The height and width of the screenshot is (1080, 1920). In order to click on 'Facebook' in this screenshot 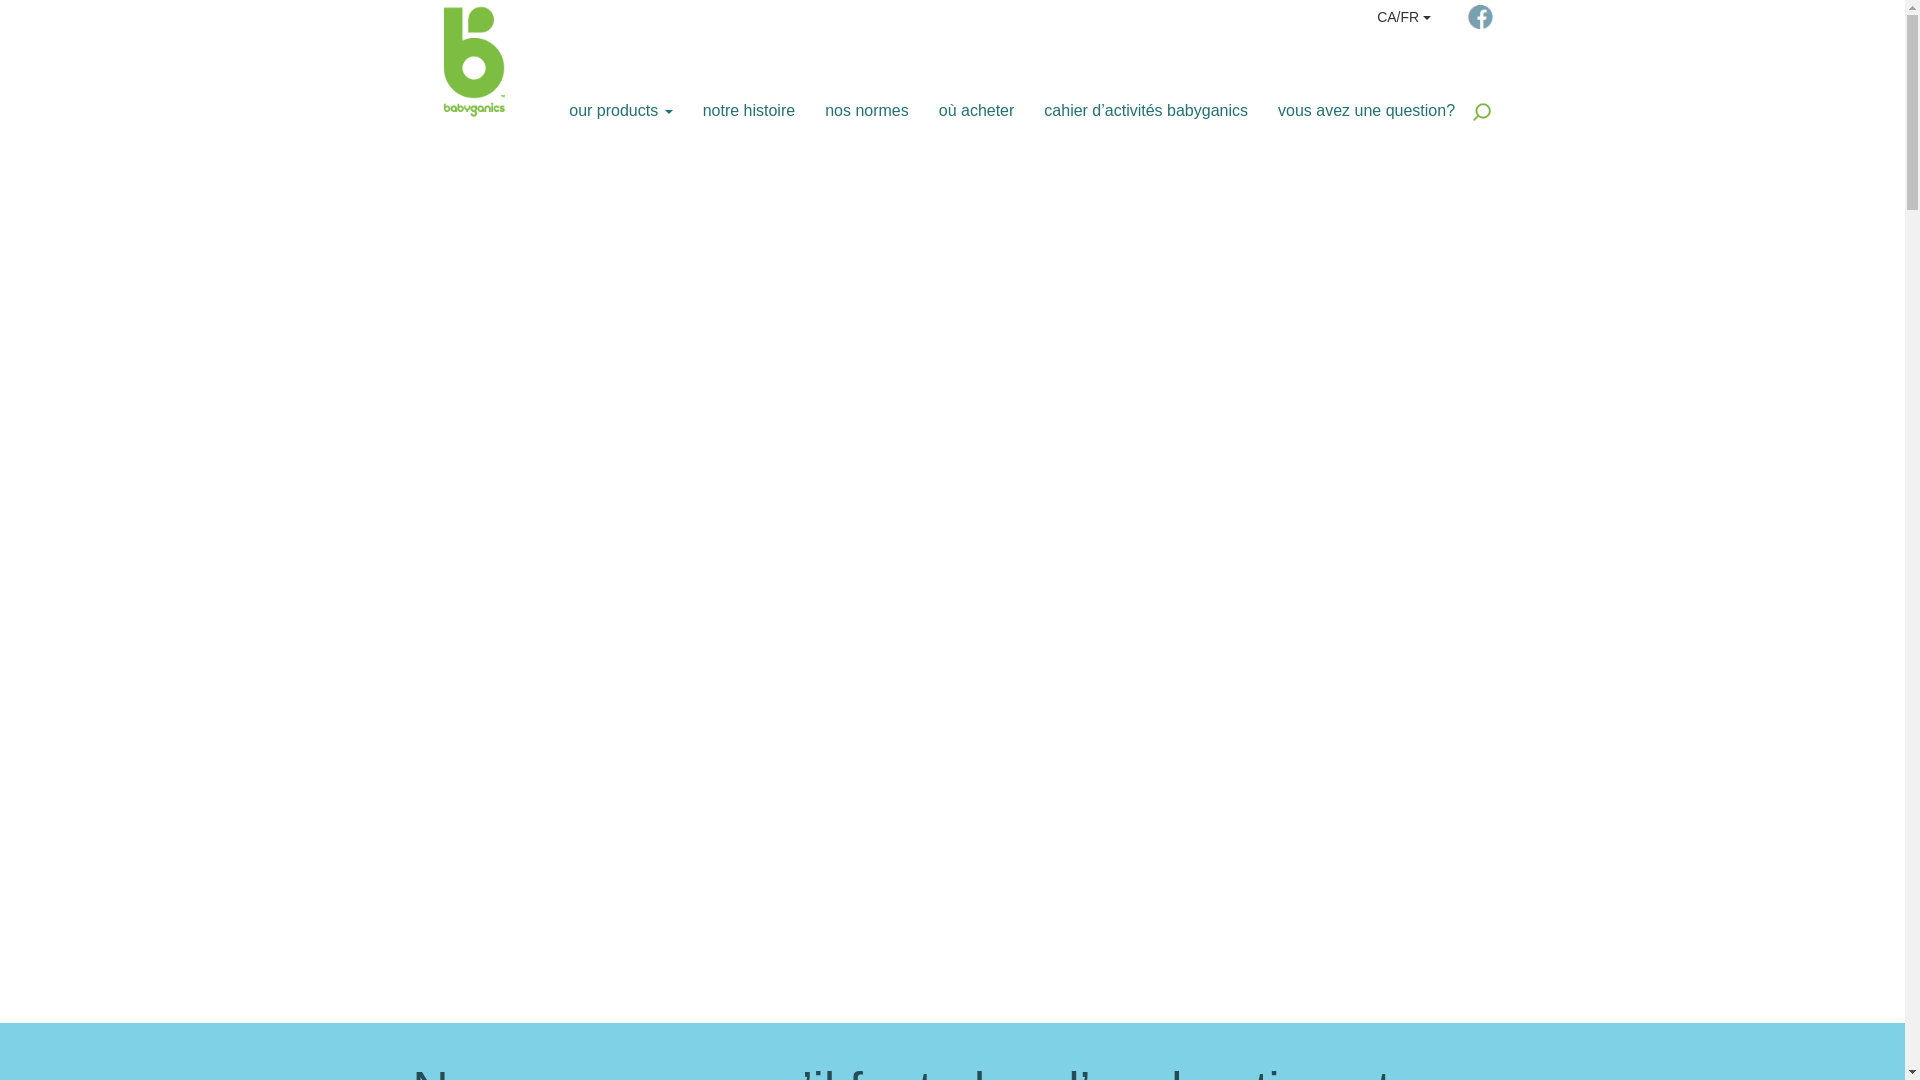, I will do `click(1468, 16)`.